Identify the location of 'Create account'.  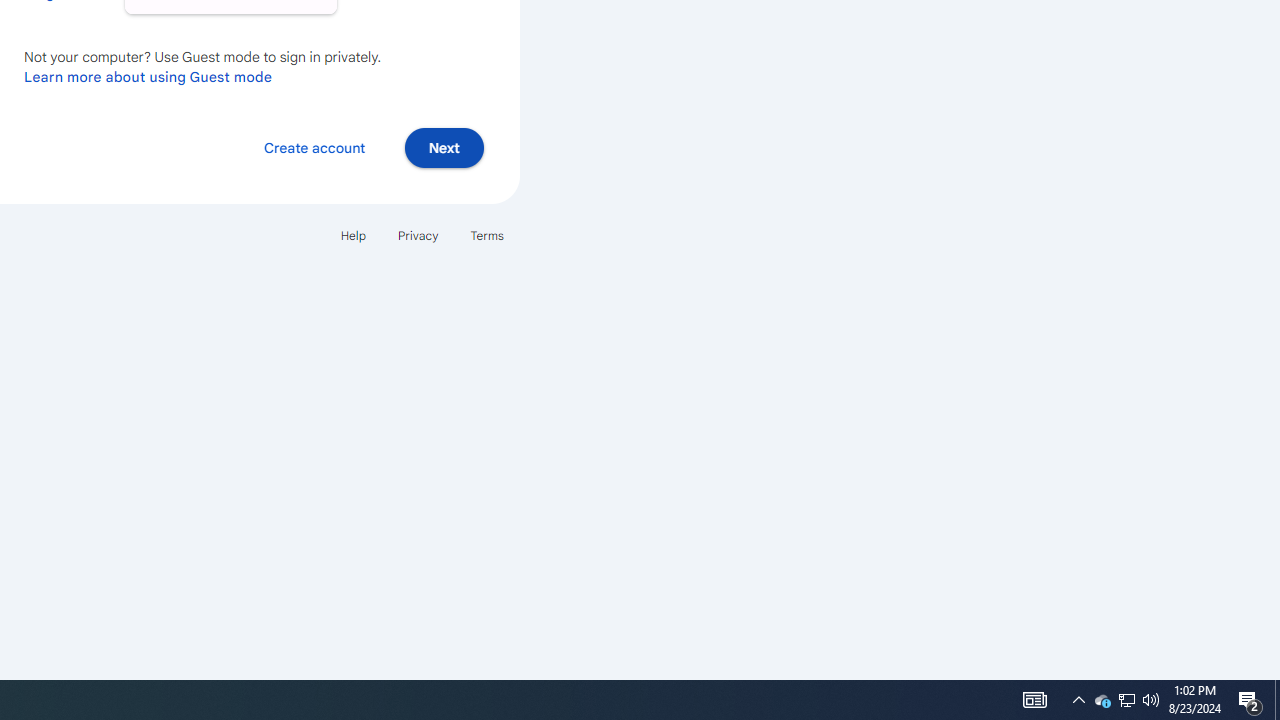
(313, 146).